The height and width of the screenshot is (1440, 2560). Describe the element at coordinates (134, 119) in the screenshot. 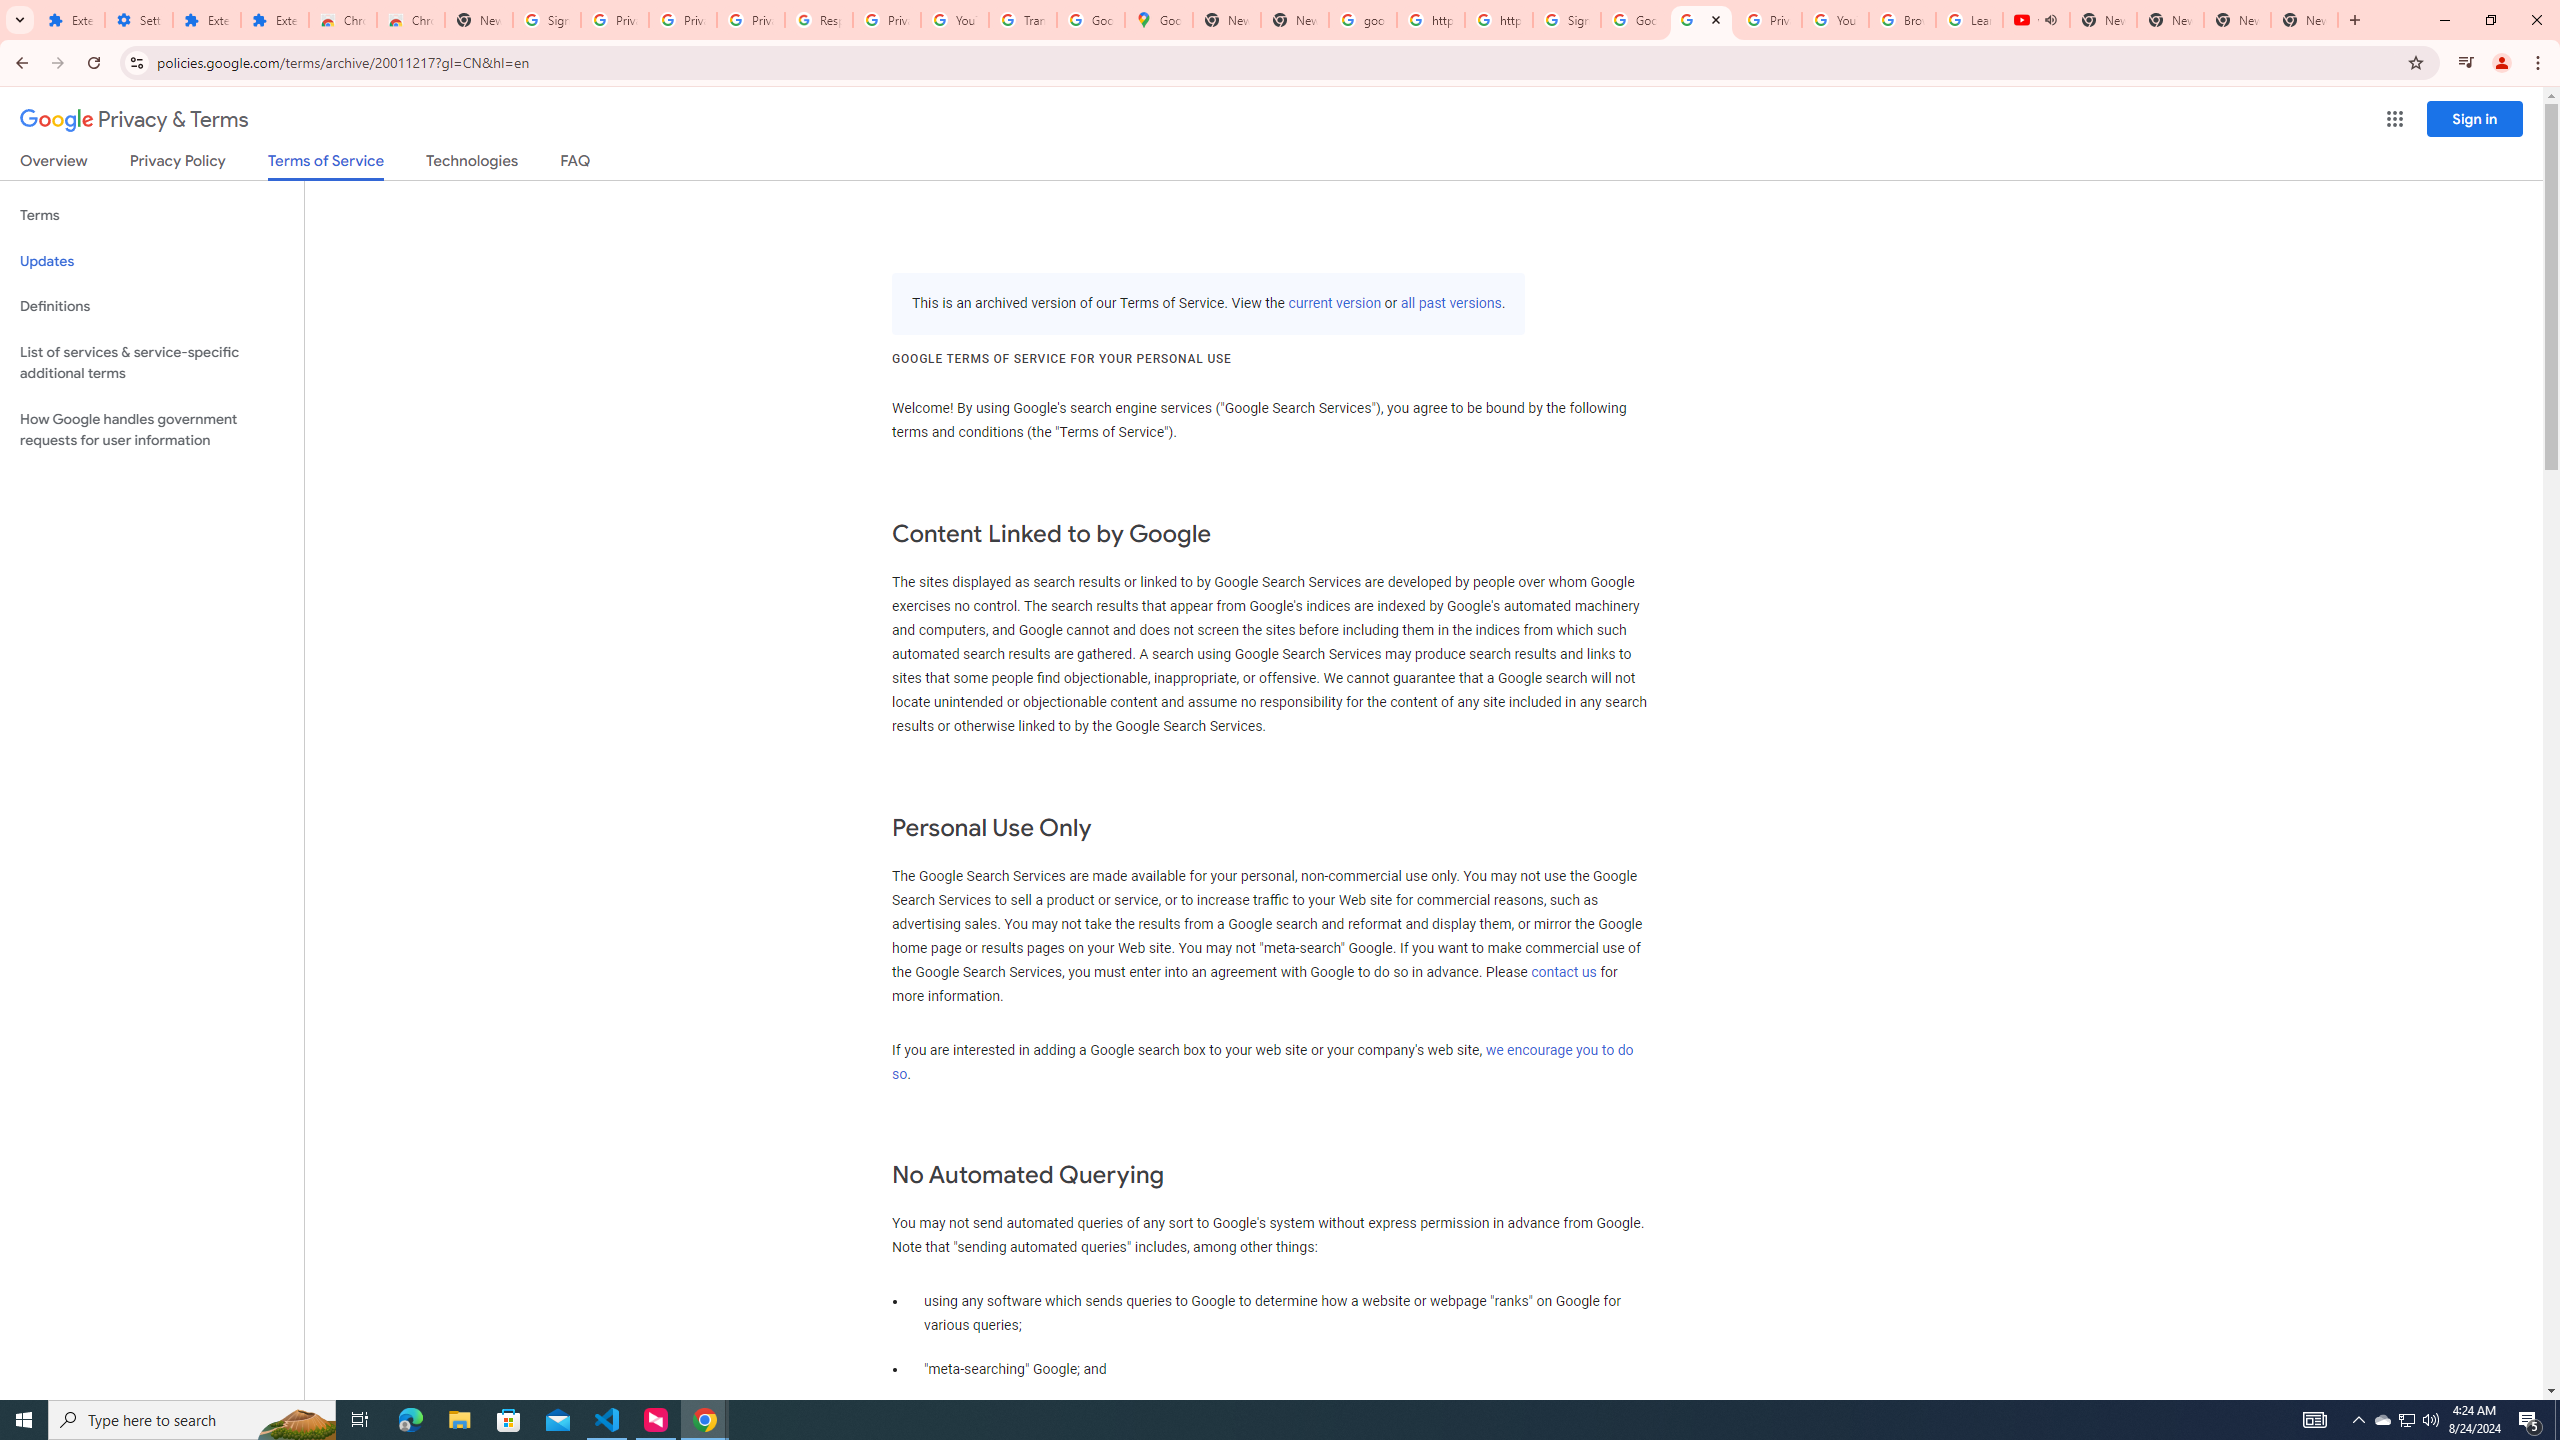

I see `'Privacy & Terms'` at that location.